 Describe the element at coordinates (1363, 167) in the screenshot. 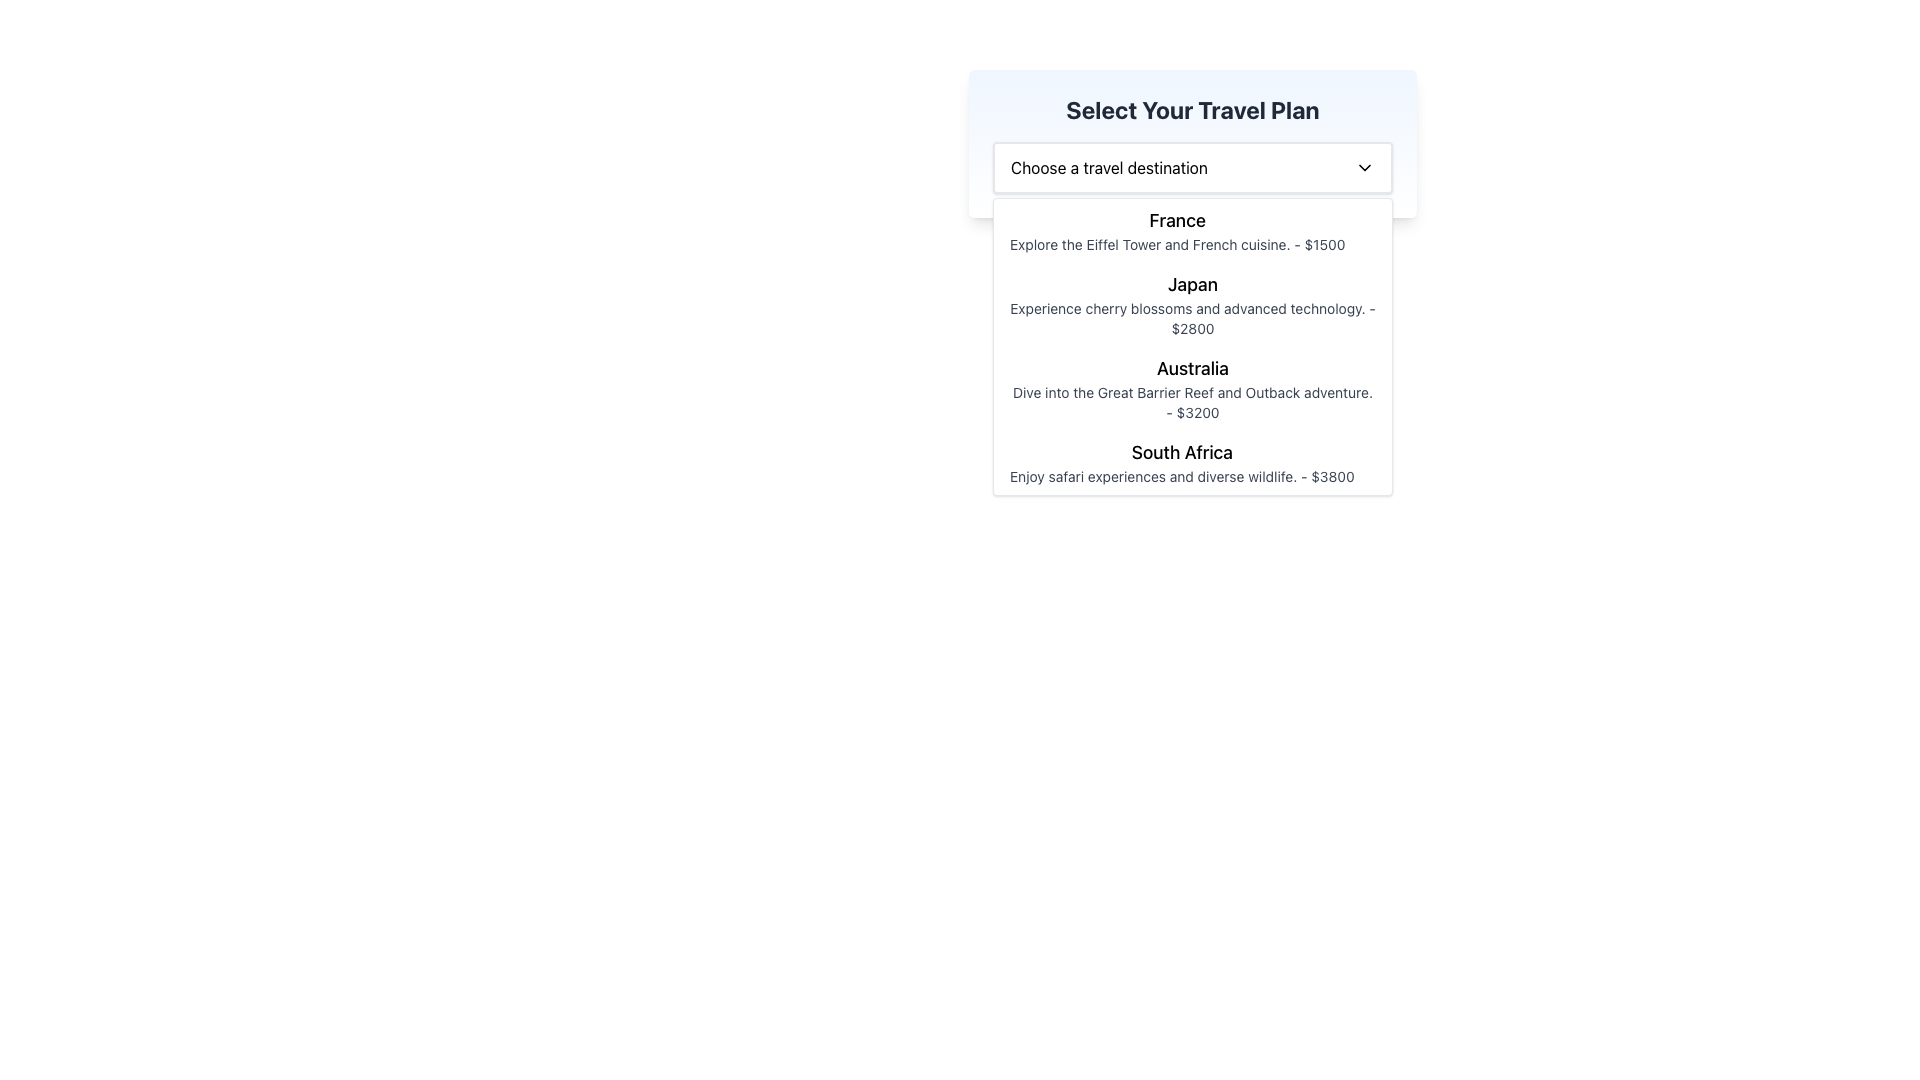

I see `the arrow icon located on the right side of the dropdown button labeled 'Choose a travel destination'` at that location.